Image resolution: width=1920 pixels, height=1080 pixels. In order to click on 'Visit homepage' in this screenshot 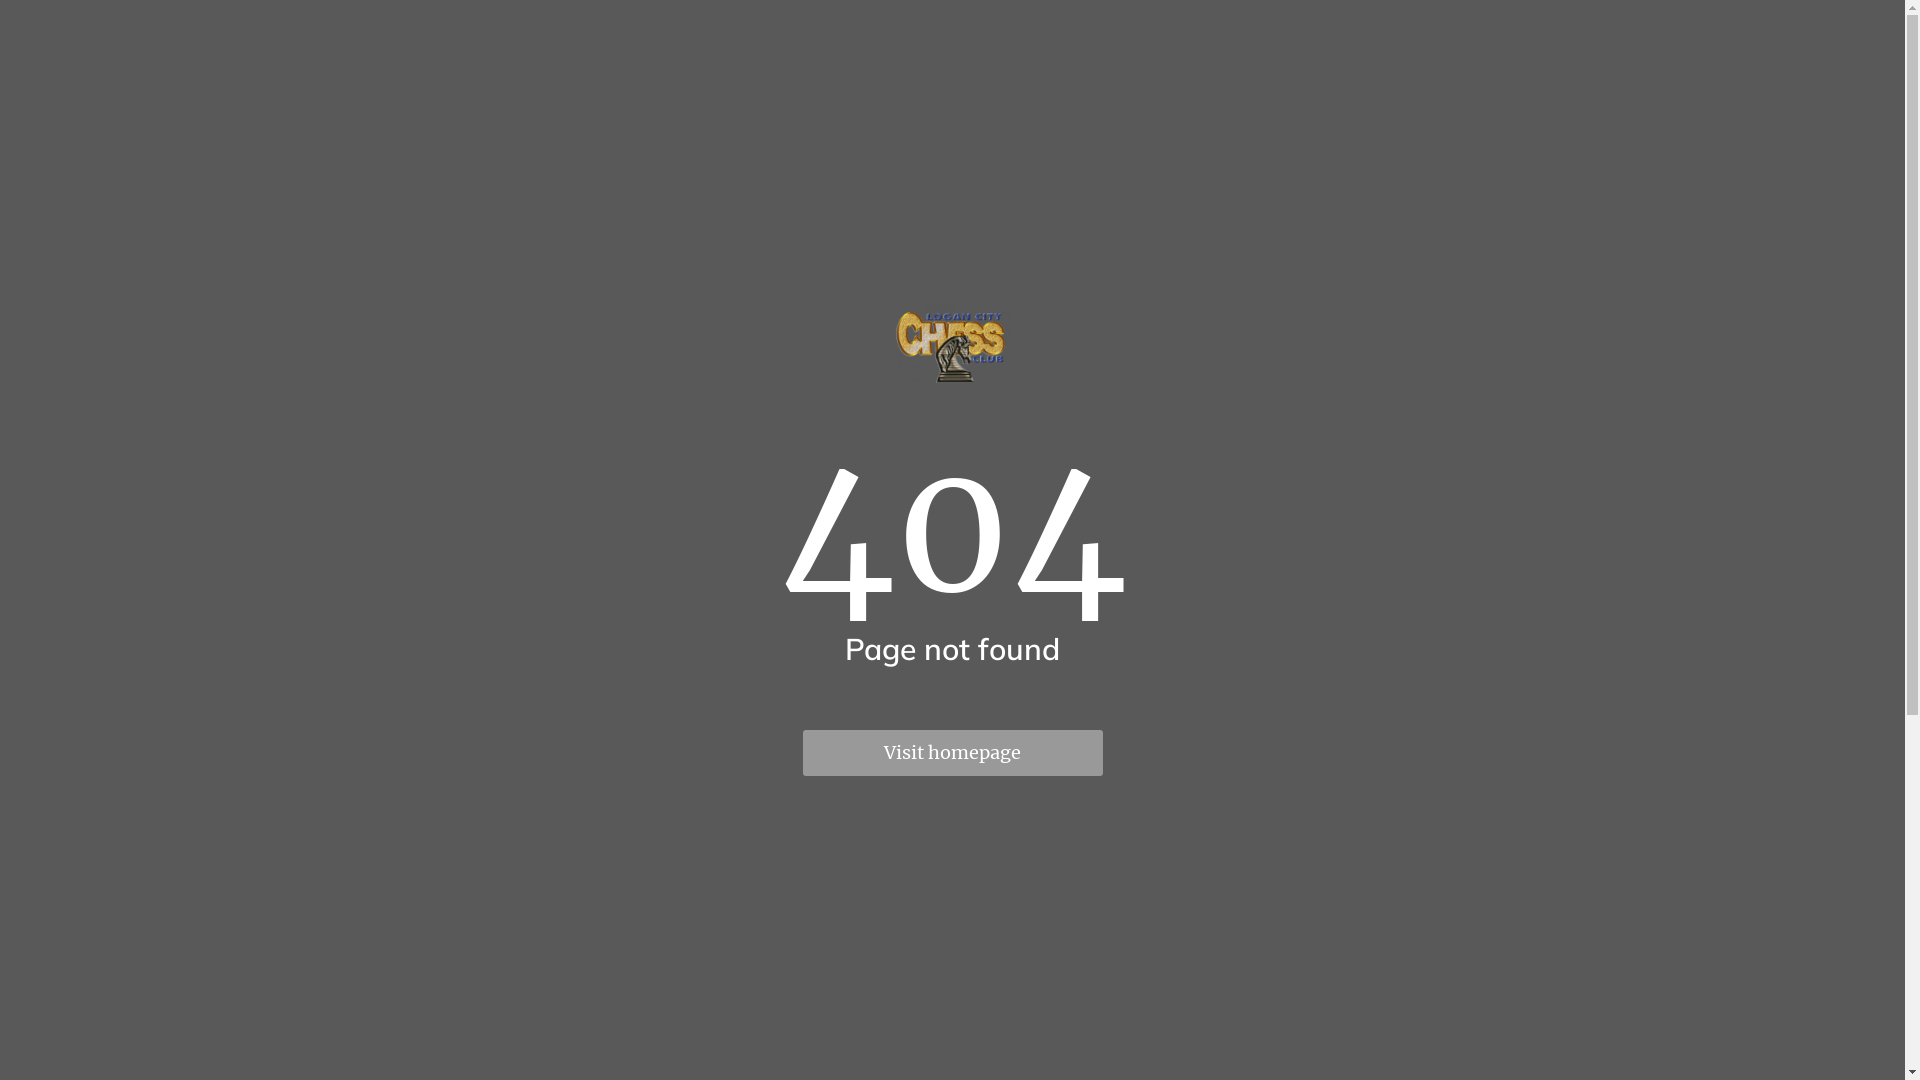, I will do `click(950, 752)`.